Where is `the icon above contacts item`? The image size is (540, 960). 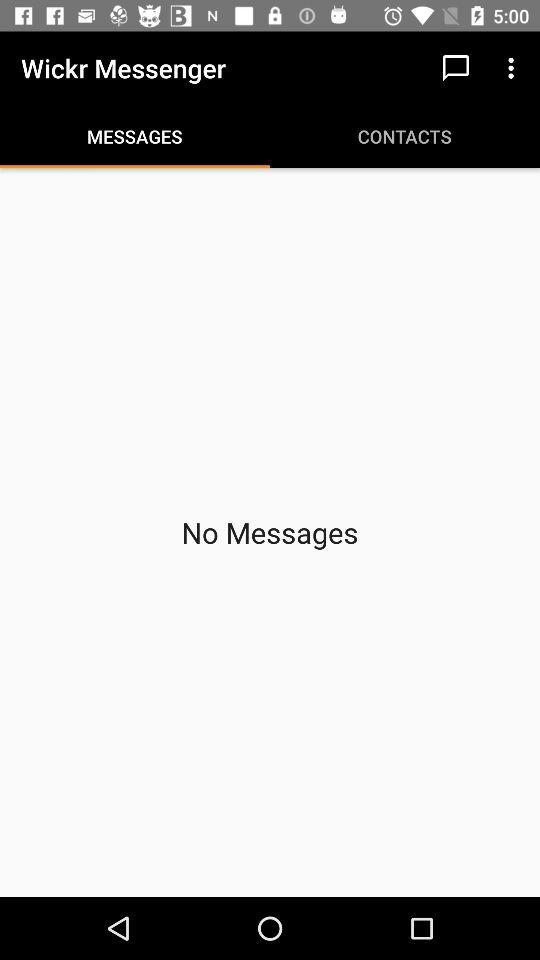
the icon above contacts item is located at coordinates (455, 68).